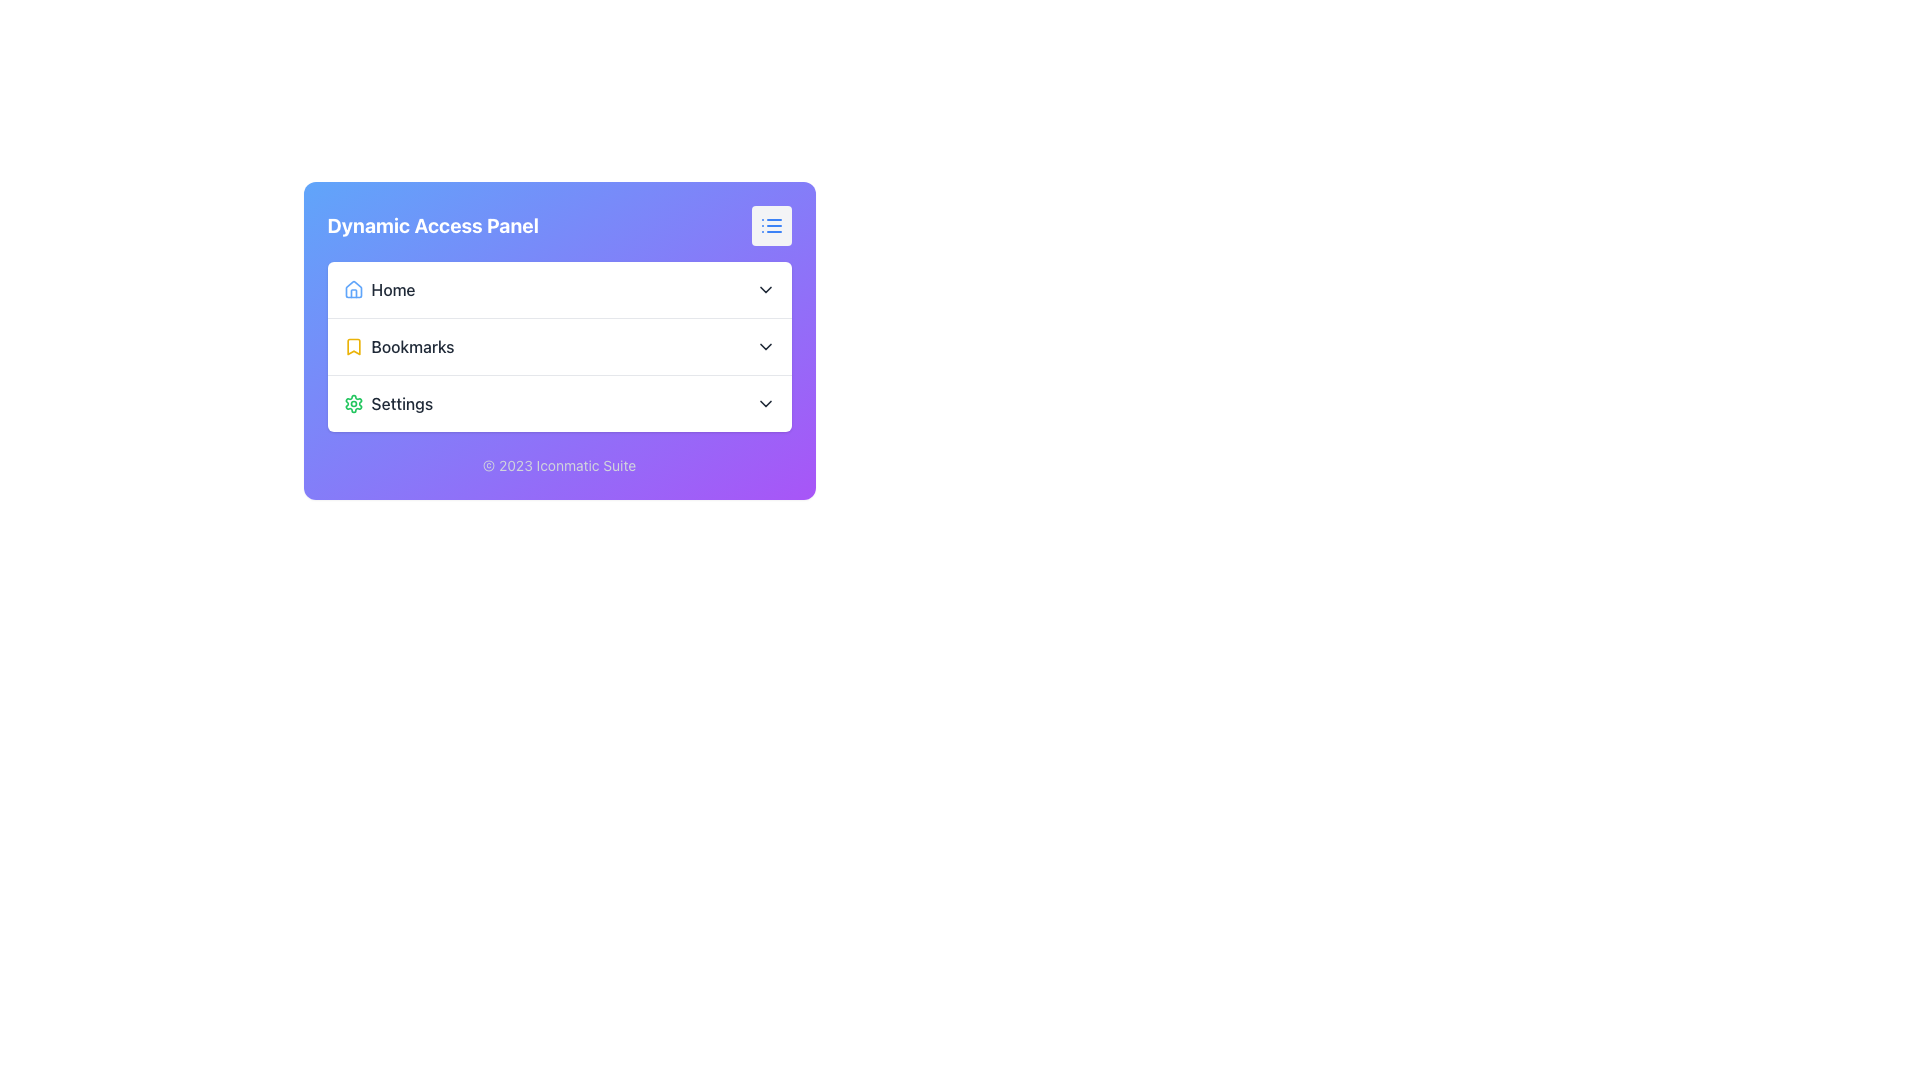 This screenshot has width=1920, height=1080. I want to click on the third selectable menu option in the navigation panel labeled 'Dynamic Access Panel', so click(559, 403).